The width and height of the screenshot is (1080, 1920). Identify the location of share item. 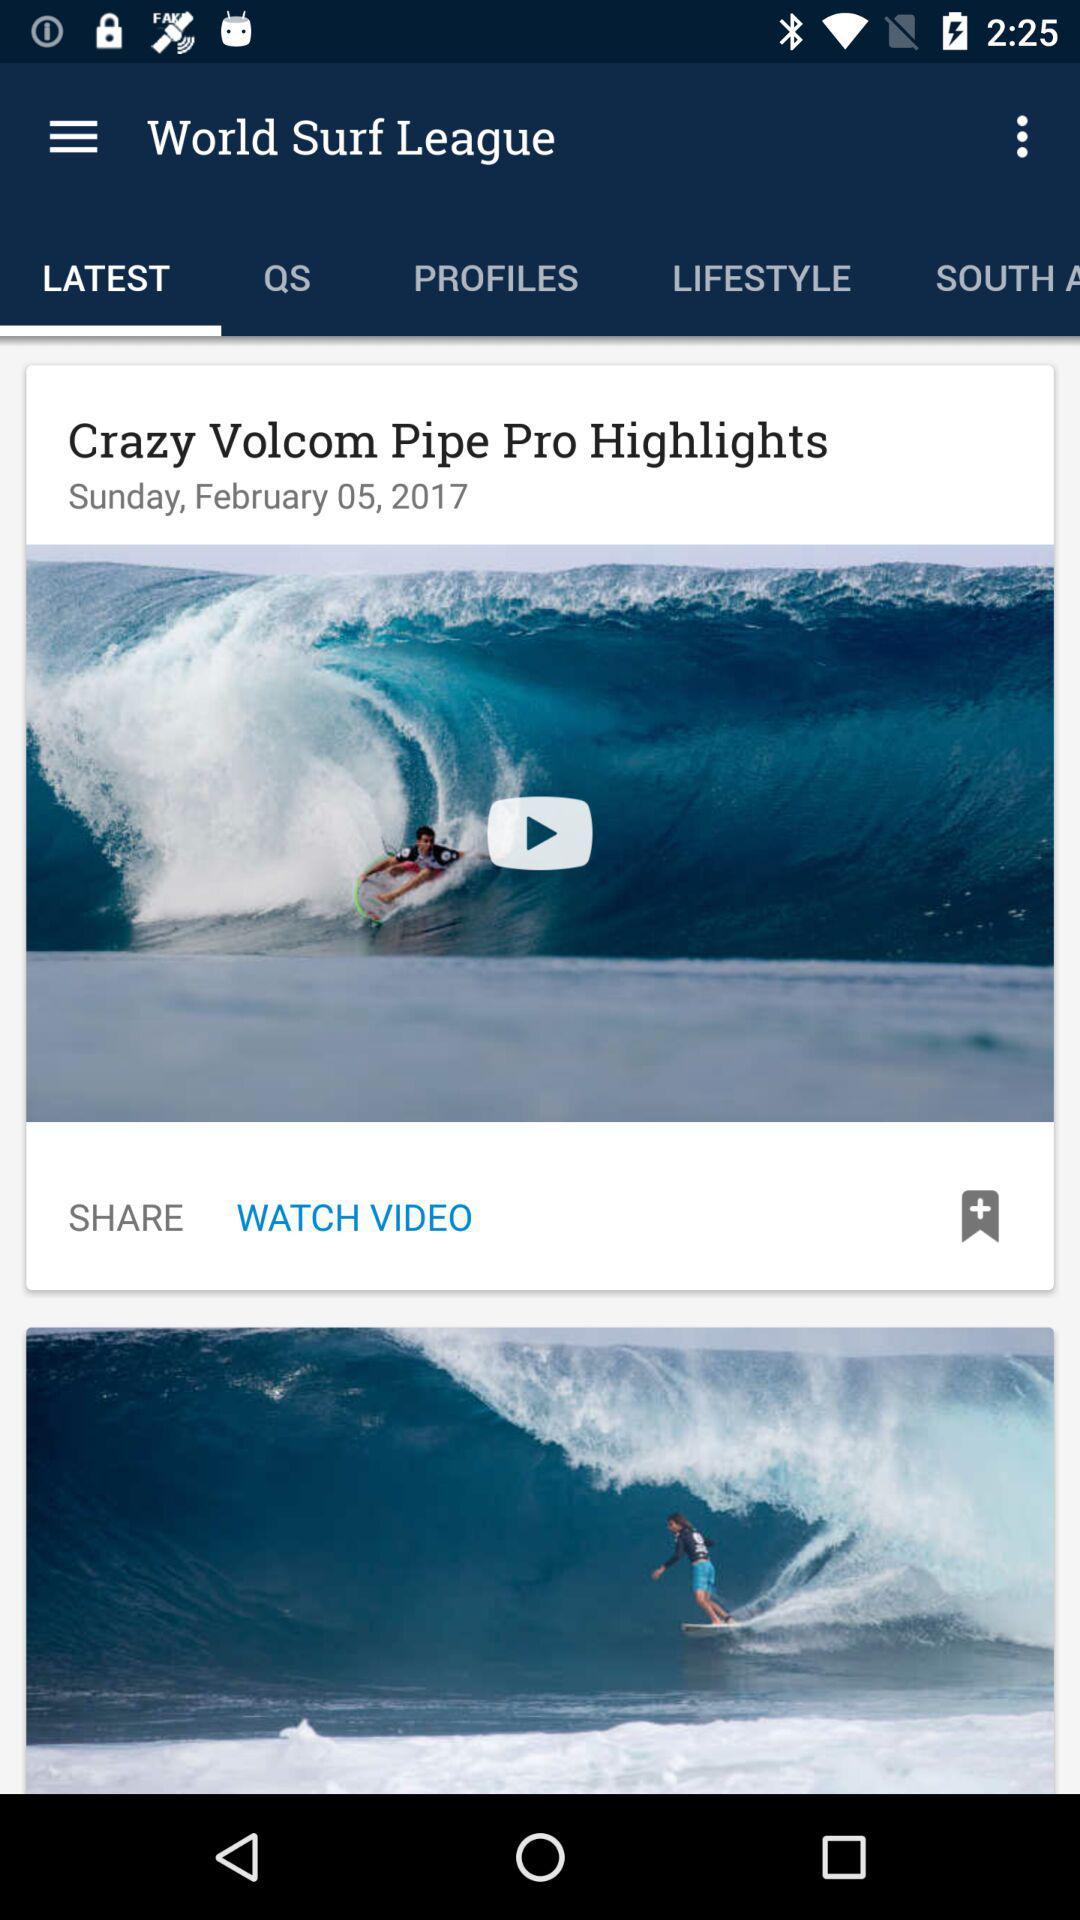
(126, 1215).